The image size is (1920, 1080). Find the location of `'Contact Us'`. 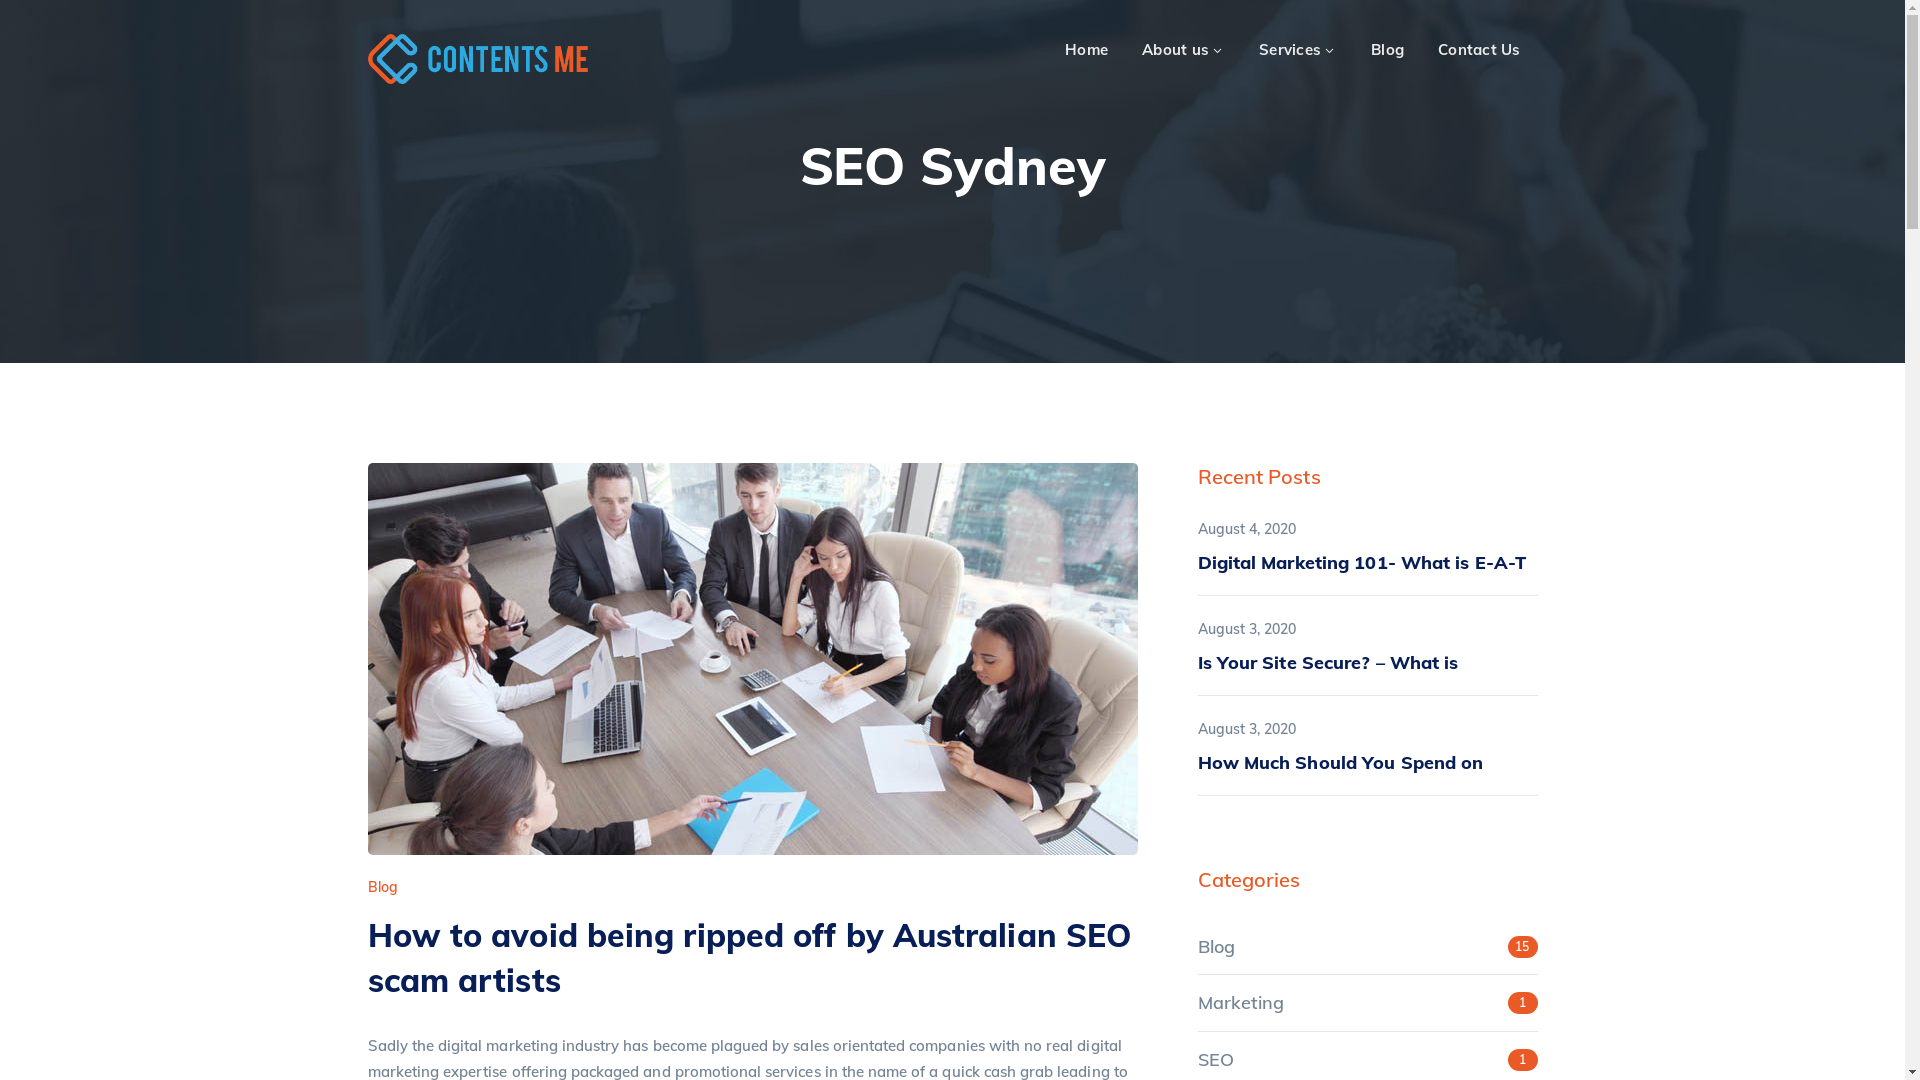

'Contact Us' is located at coordinates (1479, 49).